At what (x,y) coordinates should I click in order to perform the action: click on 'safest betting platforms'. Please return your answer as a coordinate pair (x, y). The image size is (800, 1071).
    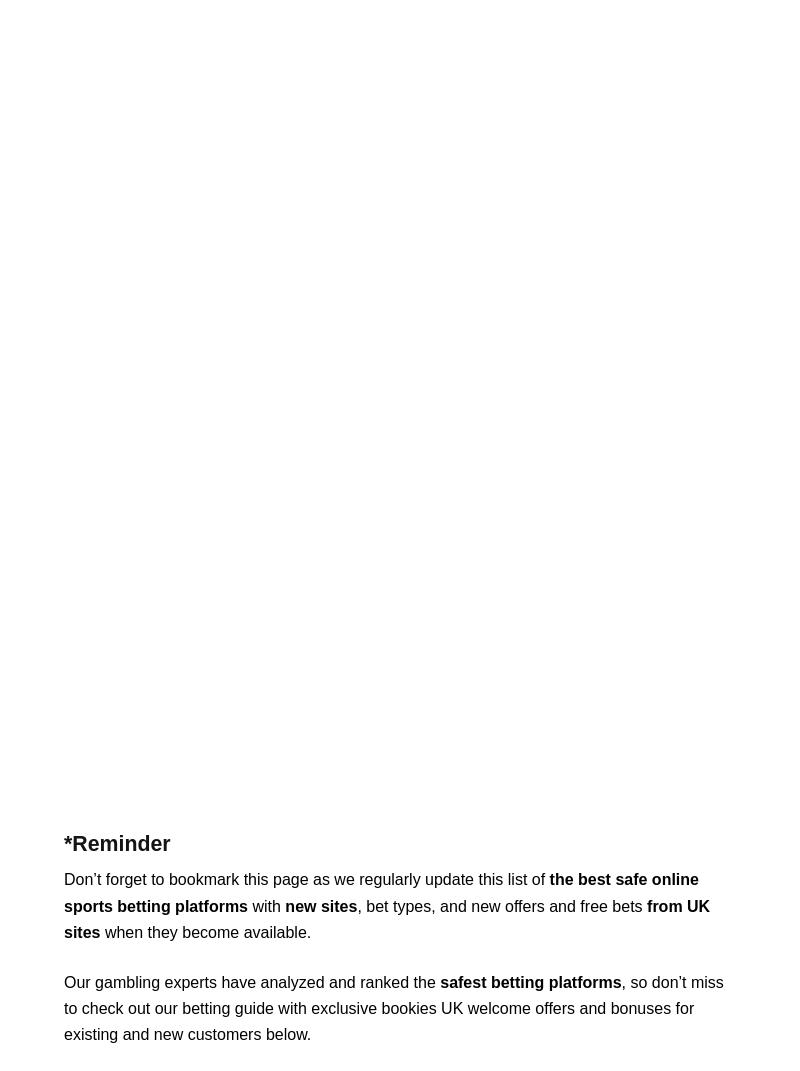
    Looking at the image, I should click on (529, 980).